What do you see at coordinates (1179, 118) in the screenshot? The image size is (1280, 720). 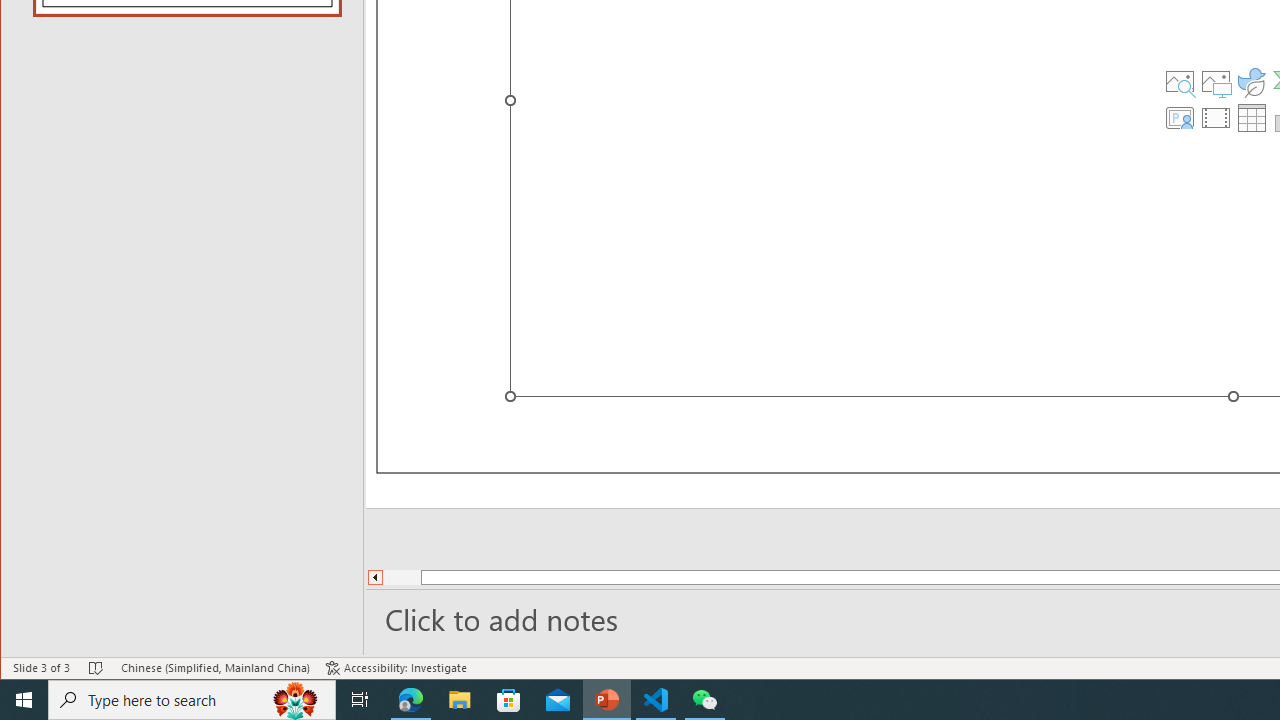 I see `'Insert Cameo'` at bounding box center [1179, 118].